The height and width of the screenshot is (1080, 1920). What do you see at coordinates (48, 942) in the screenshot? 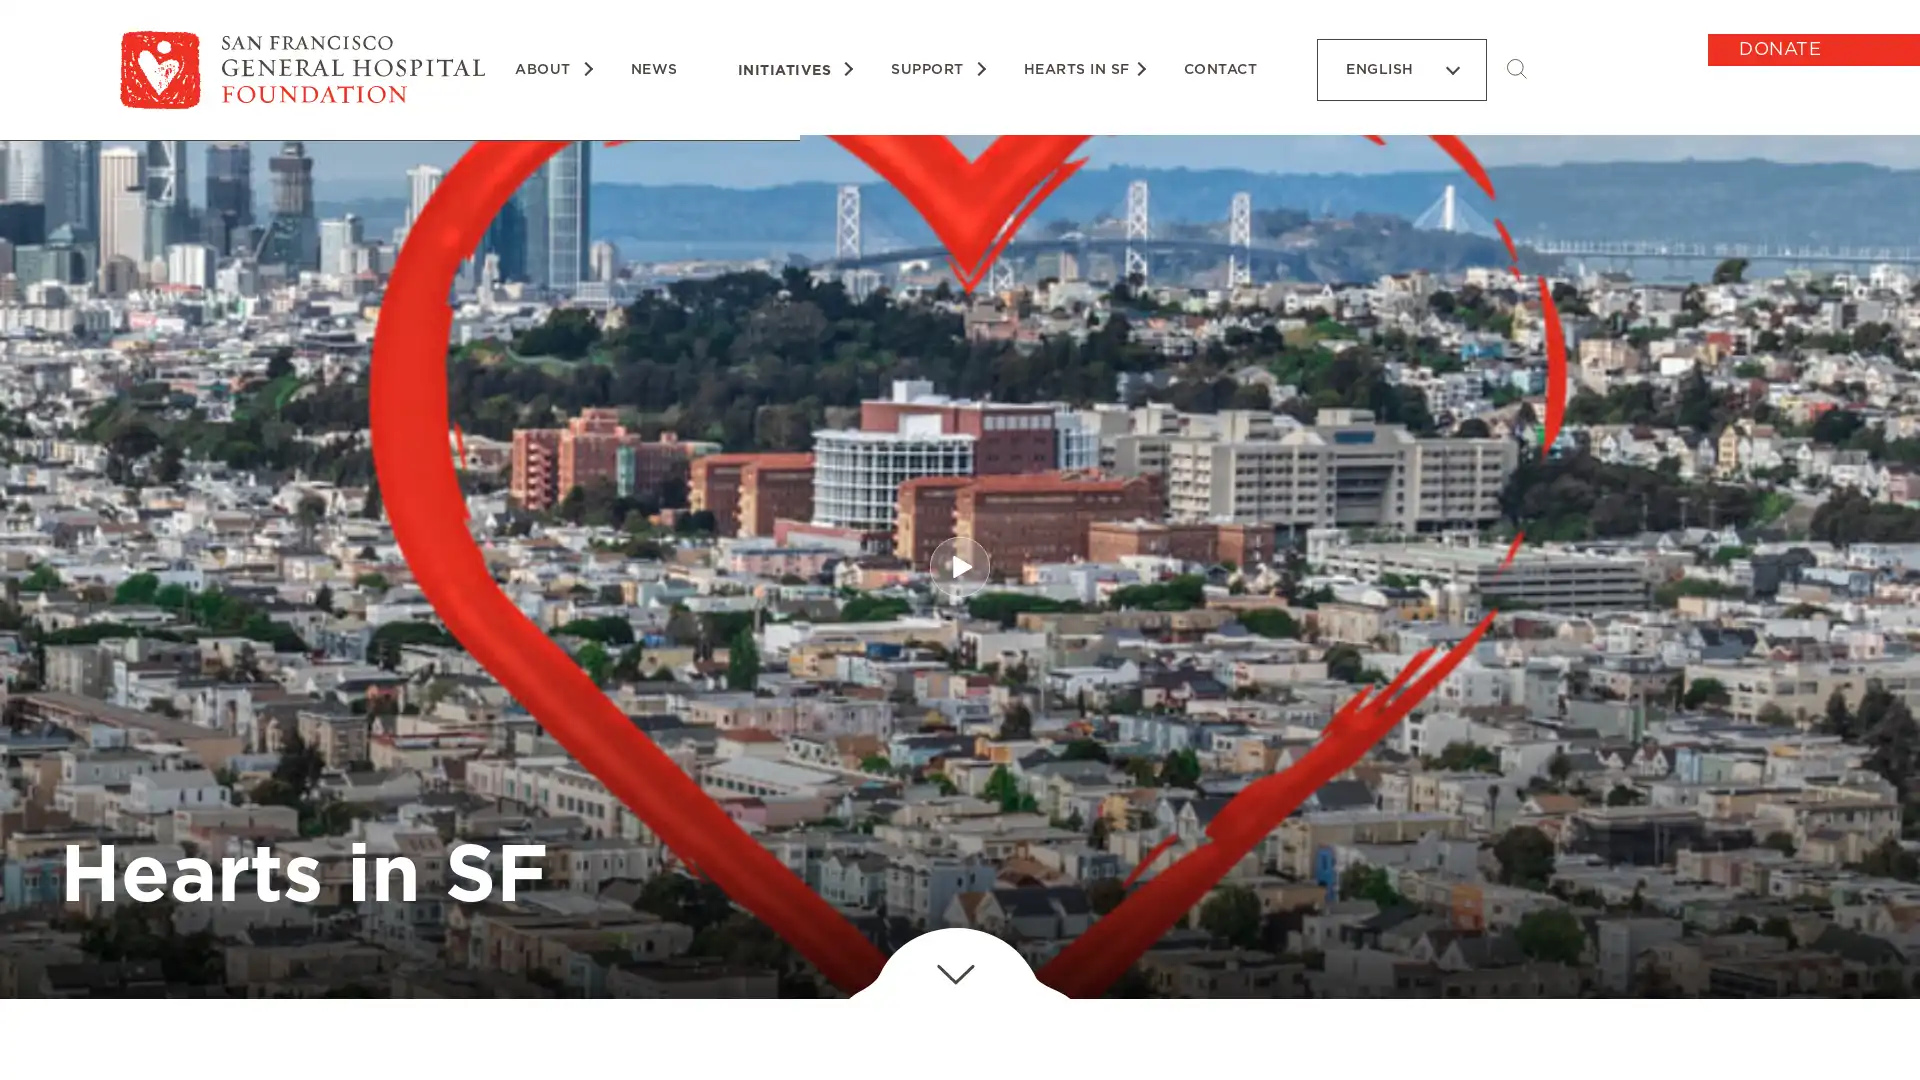
I see `play` at bounding box center [48, 942].